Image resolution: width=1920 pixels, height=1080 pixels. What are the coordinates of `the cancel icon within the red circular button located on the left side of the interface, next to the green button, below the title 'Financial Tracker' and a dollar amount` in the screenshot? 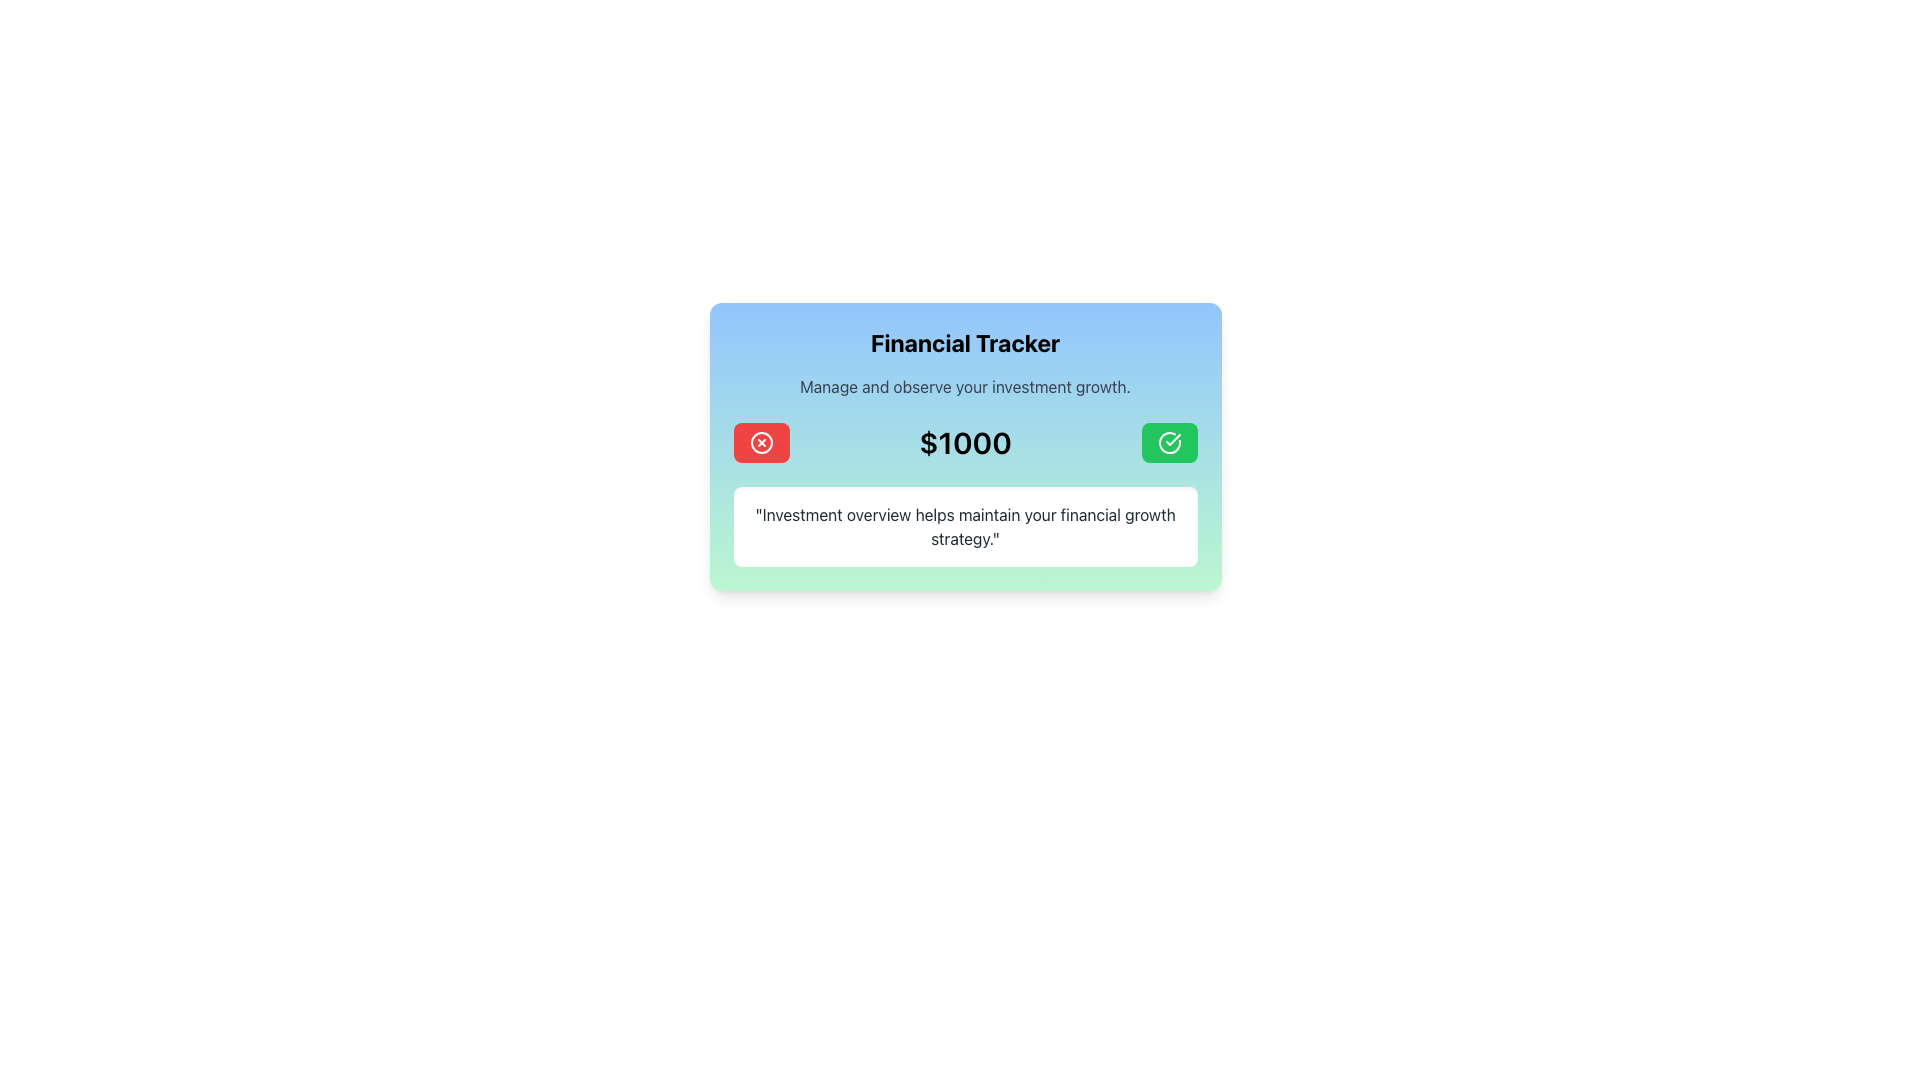 It's located at (760, 442).